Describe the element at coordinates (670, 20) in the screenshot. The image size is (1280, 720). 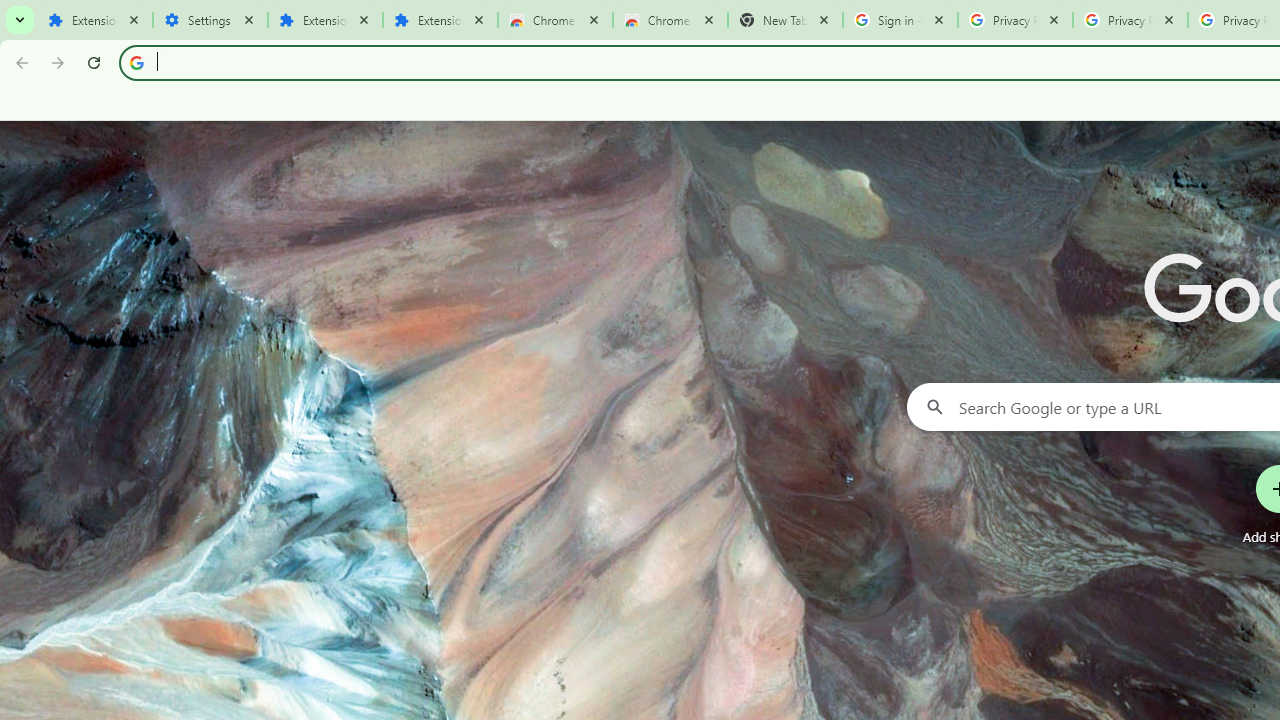
I see `'Chrome Web Store - Themes'` at that location.